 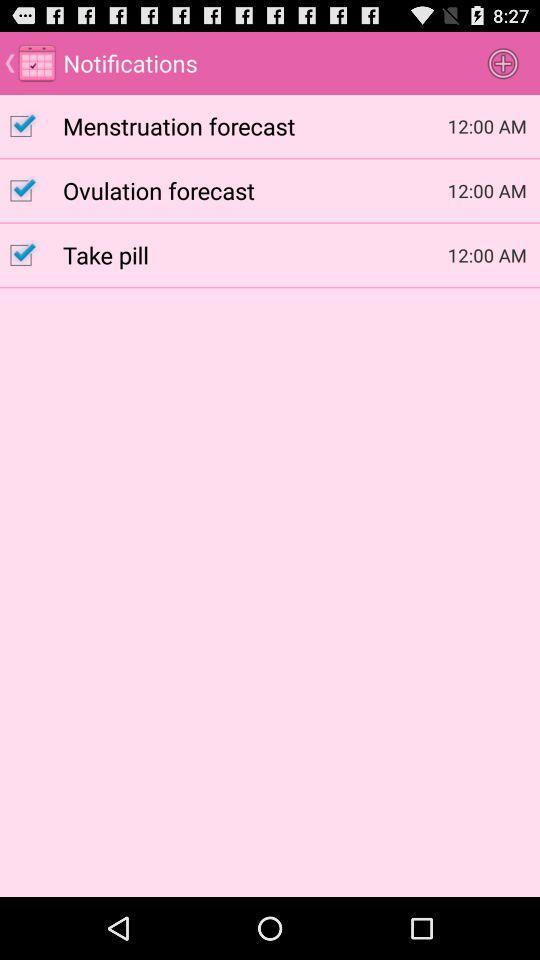 I want to click on check/uncheck notification alert, so click(x=30, y=125).